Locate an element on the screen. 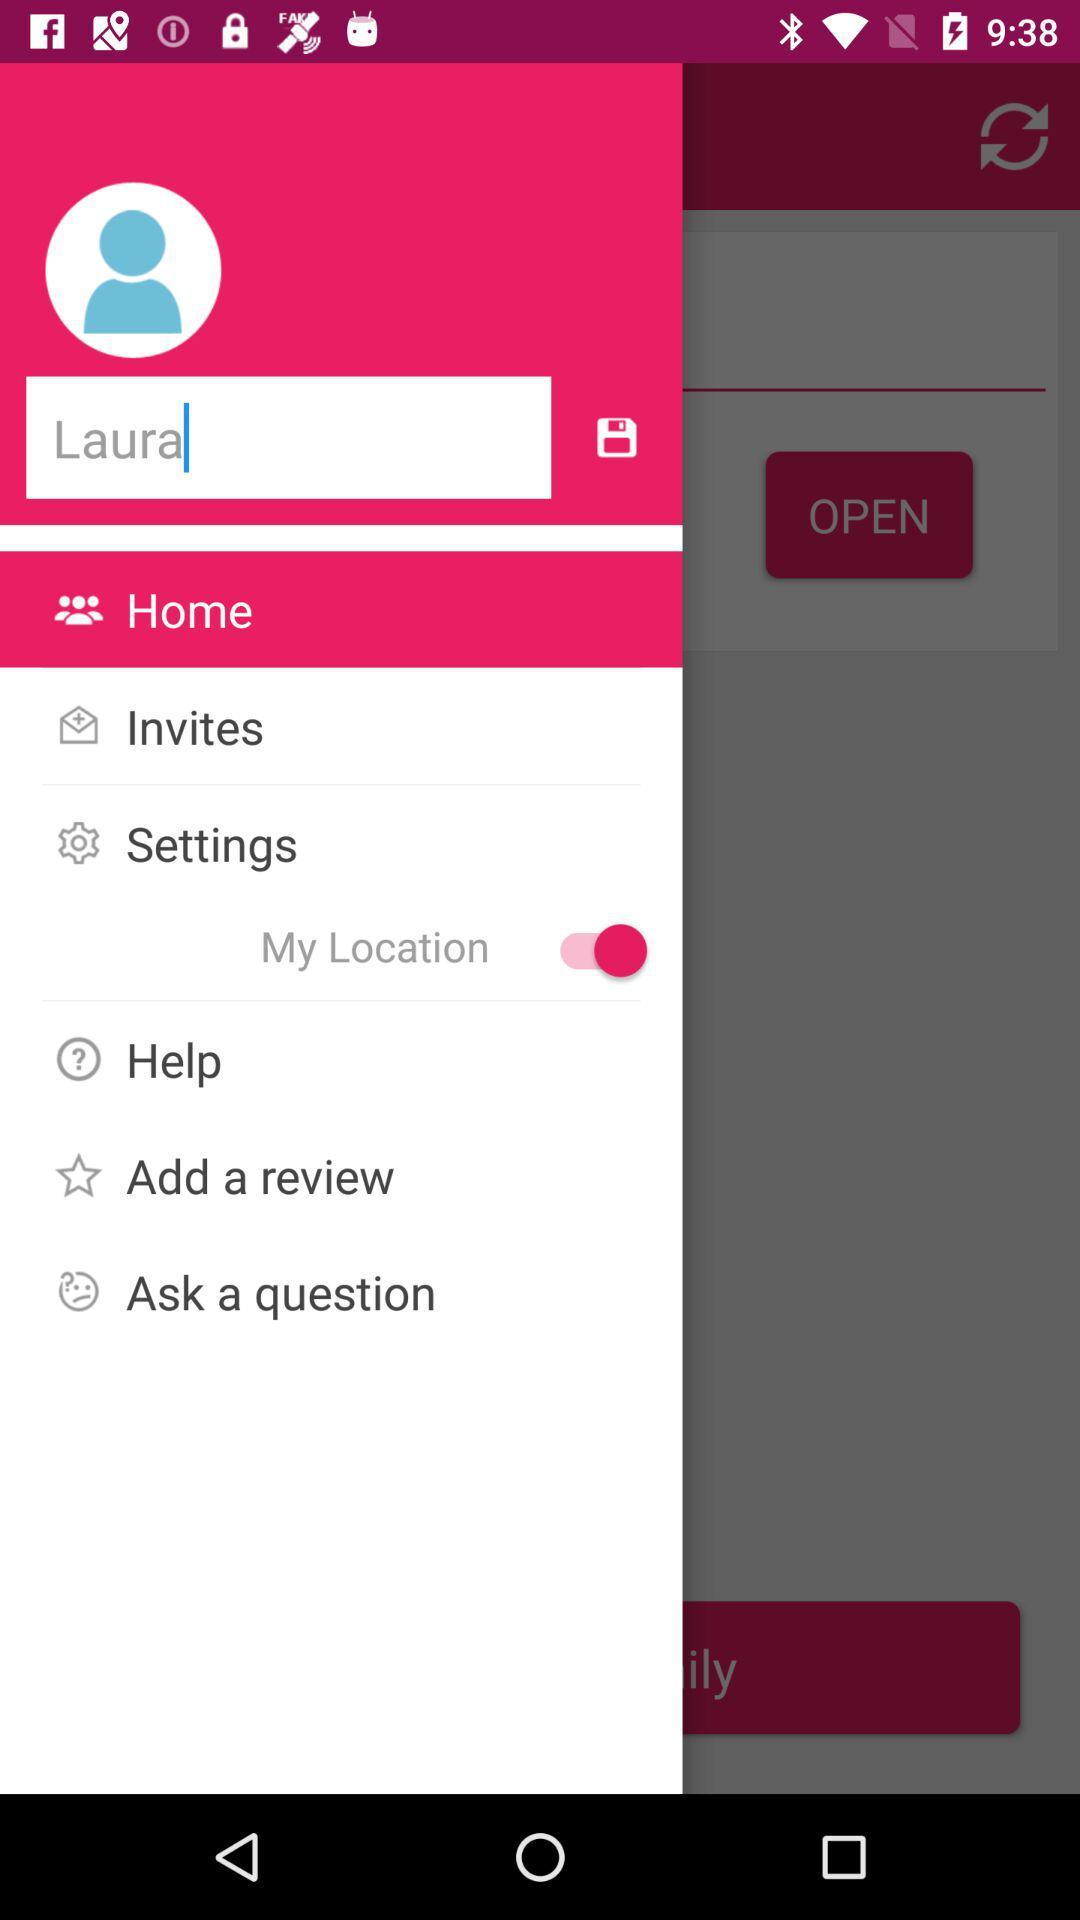  the refresh icon is located at coordinates (1014, 135).